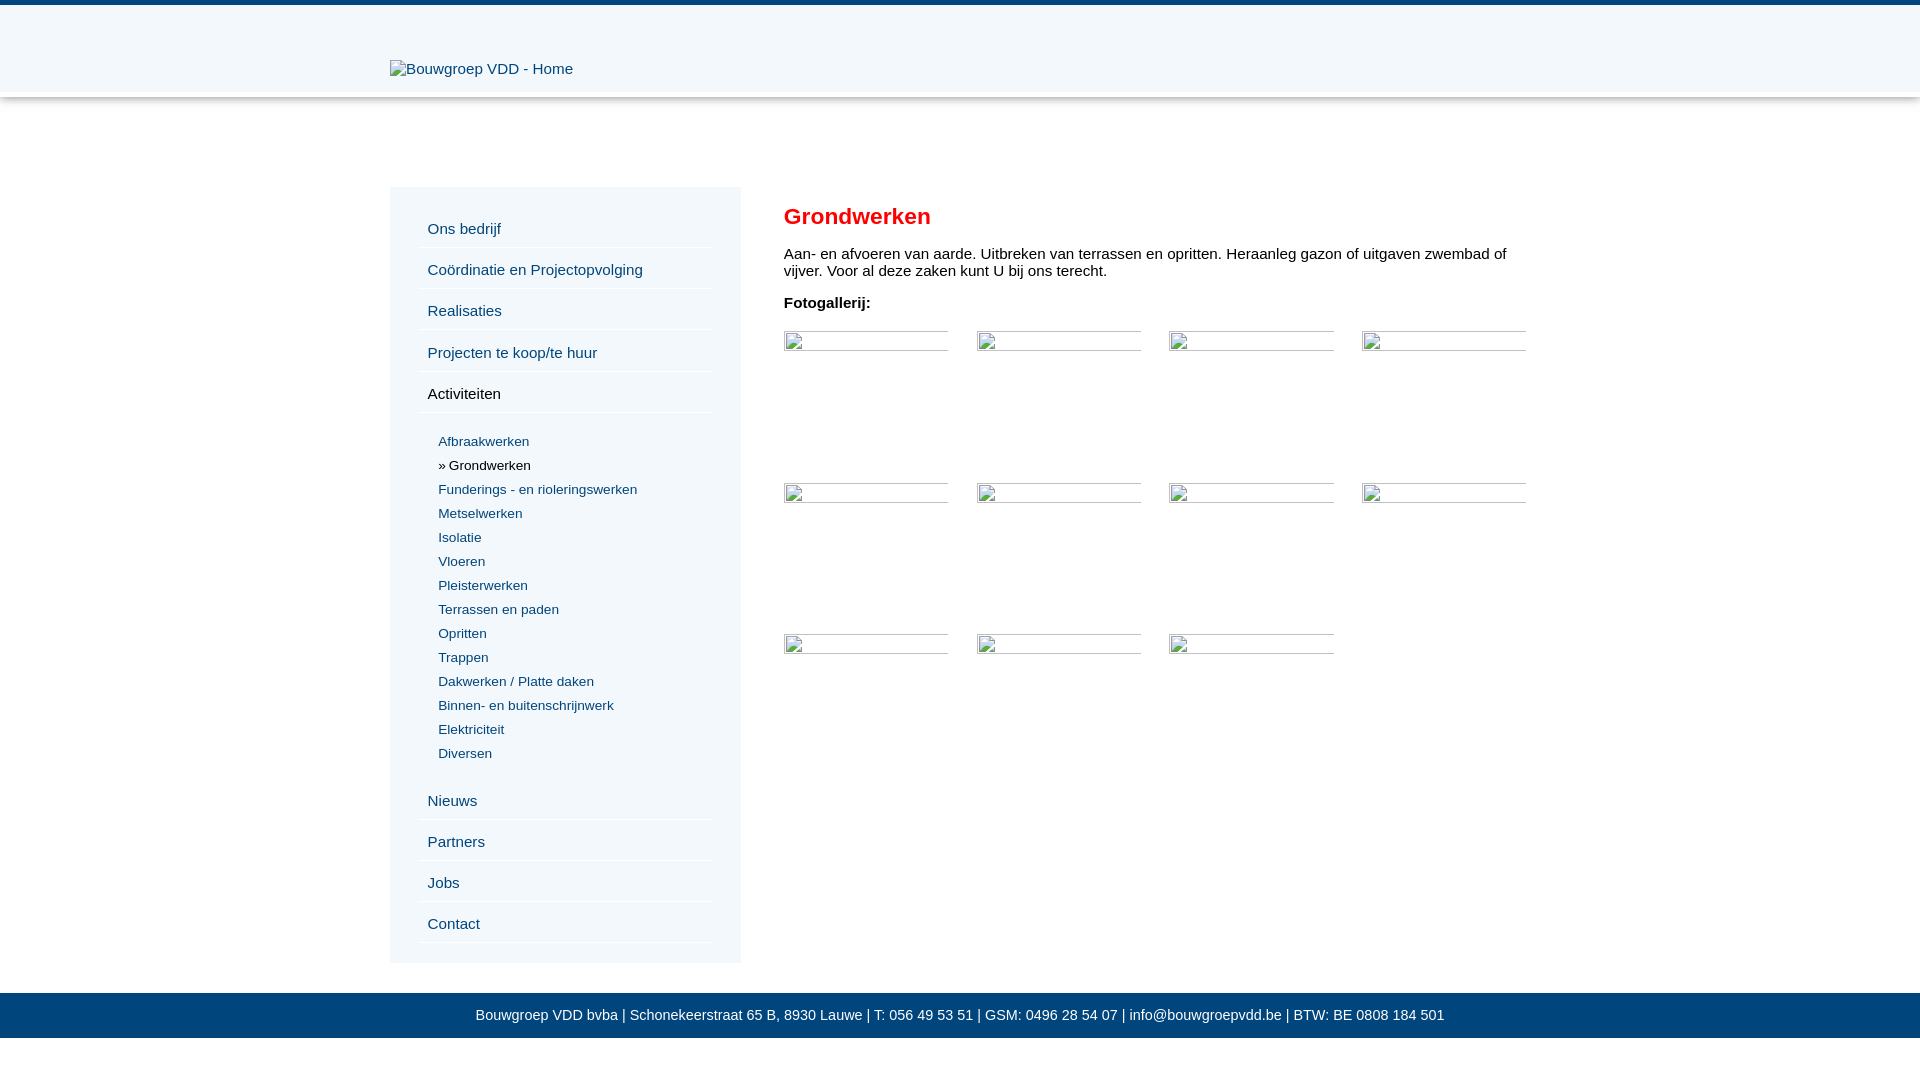 This screenshot has height=1080, width=1920. Describe the element at coordinates (569, 440) in the screenshot. I see `'Afbraakwerken'` at that location.